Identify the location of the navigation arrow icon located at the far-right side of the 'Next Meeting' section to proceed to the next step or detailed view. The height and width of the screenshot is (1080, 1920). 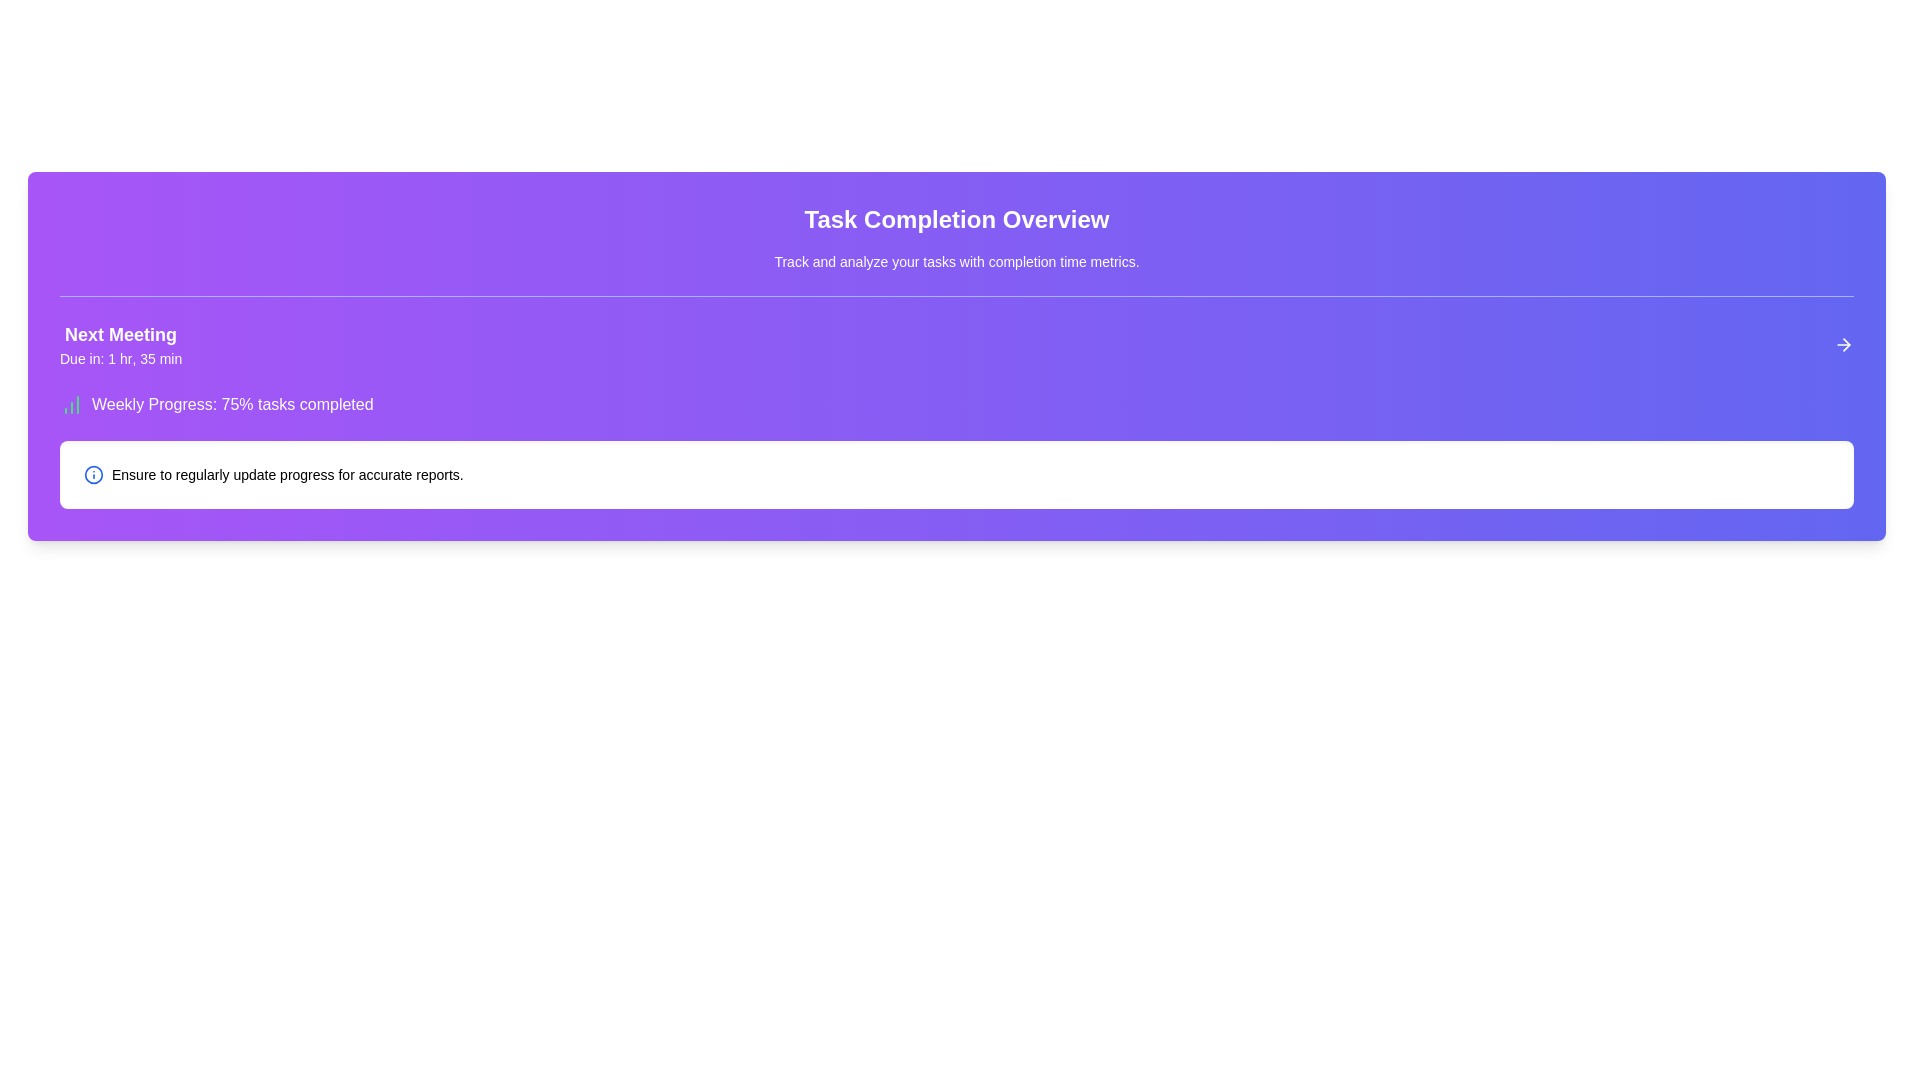
(1842, 343).